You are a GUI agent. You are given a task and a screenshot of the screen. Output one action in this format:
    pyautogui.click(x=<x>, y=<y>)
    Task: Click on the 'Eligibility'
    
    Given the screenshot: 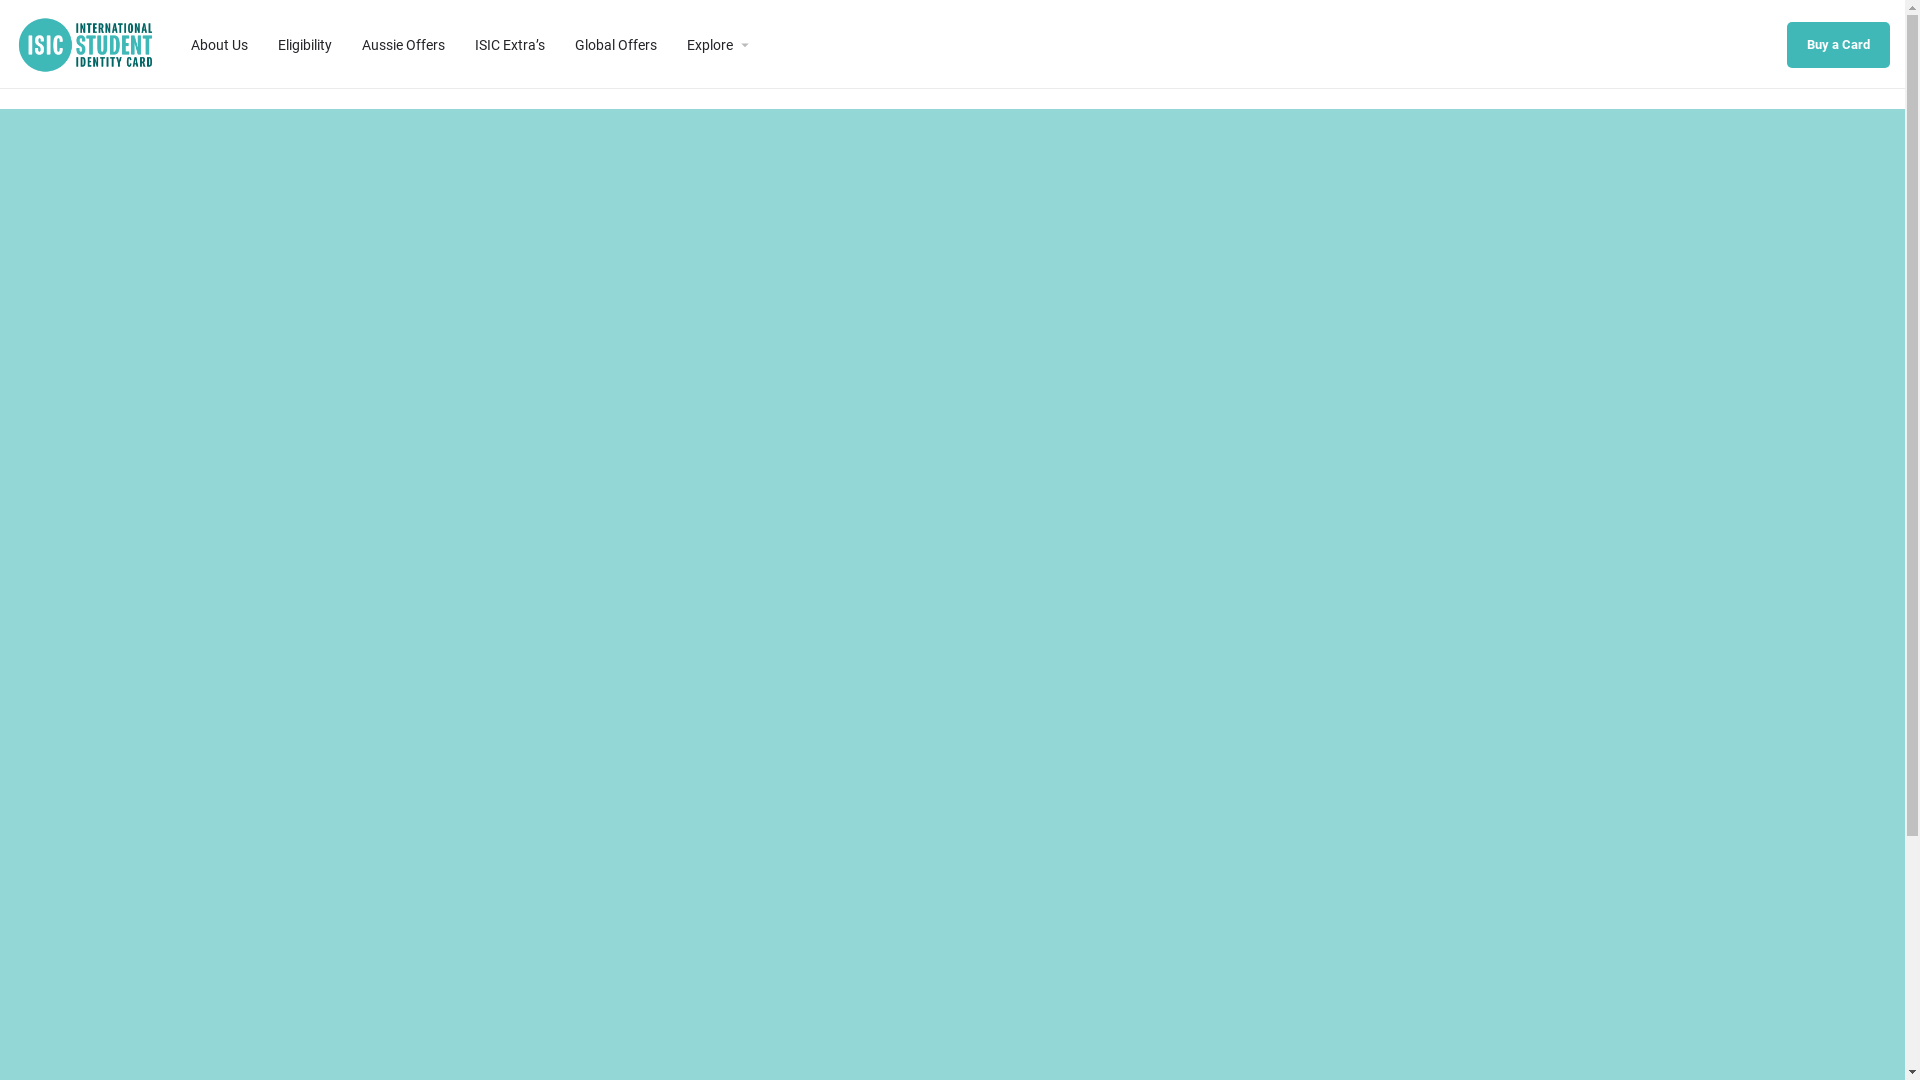 What is the action you would take?
    pyautogui.click(x=304, y=43)
    